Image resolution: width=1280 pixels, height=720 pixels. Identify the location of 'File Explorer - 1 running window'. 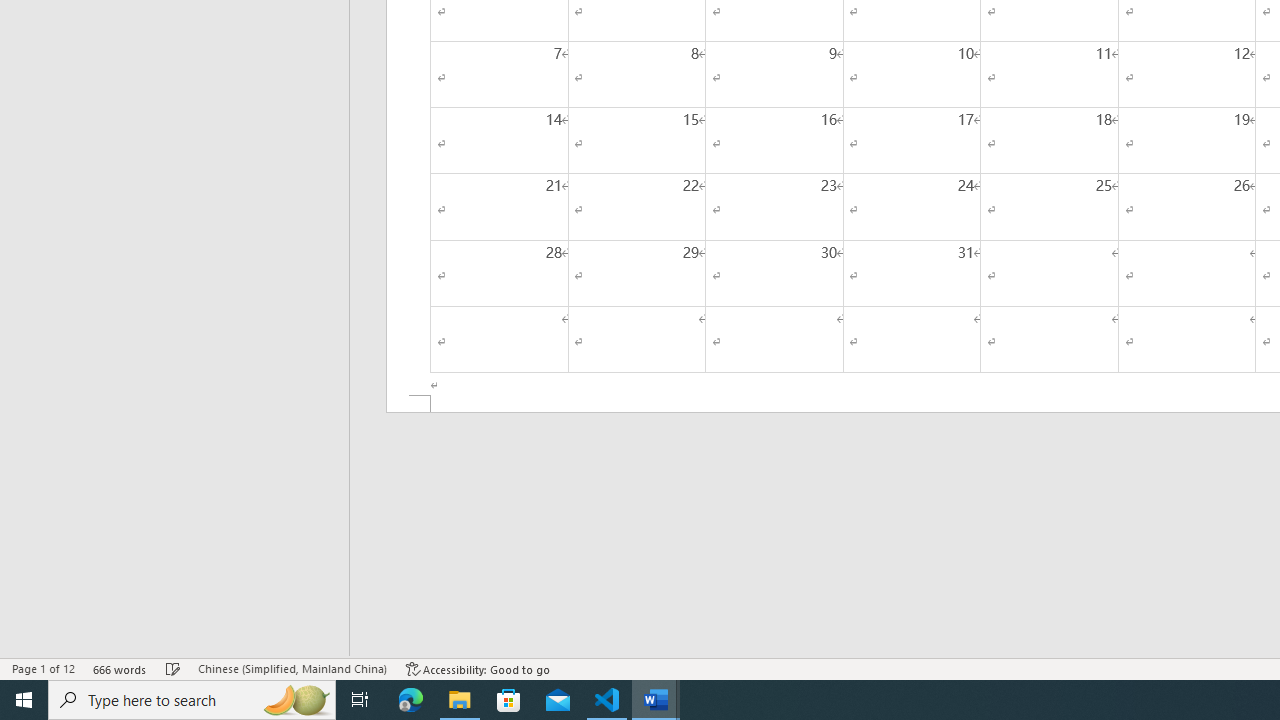
(459, 698).